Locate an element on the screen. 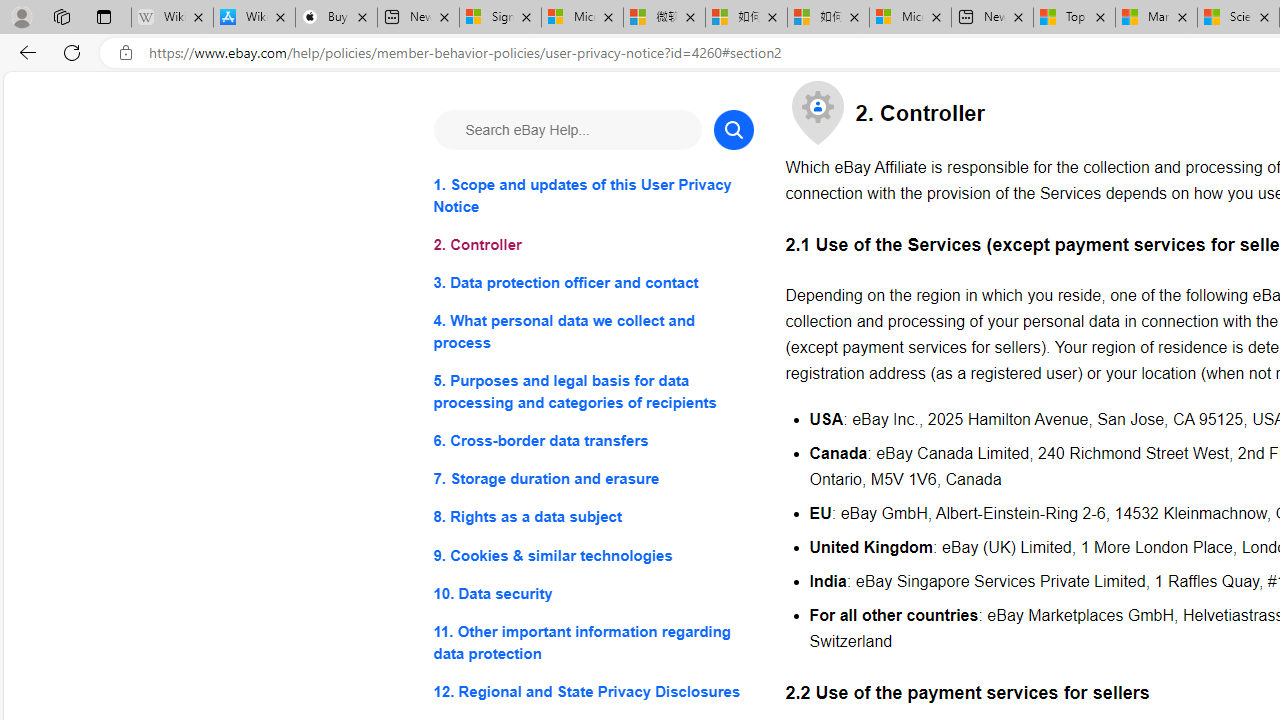 This screenshot has height=720, width=1280. '1. Scope and updates of this User Privacy Notice' is located at coordinates (592, 196).